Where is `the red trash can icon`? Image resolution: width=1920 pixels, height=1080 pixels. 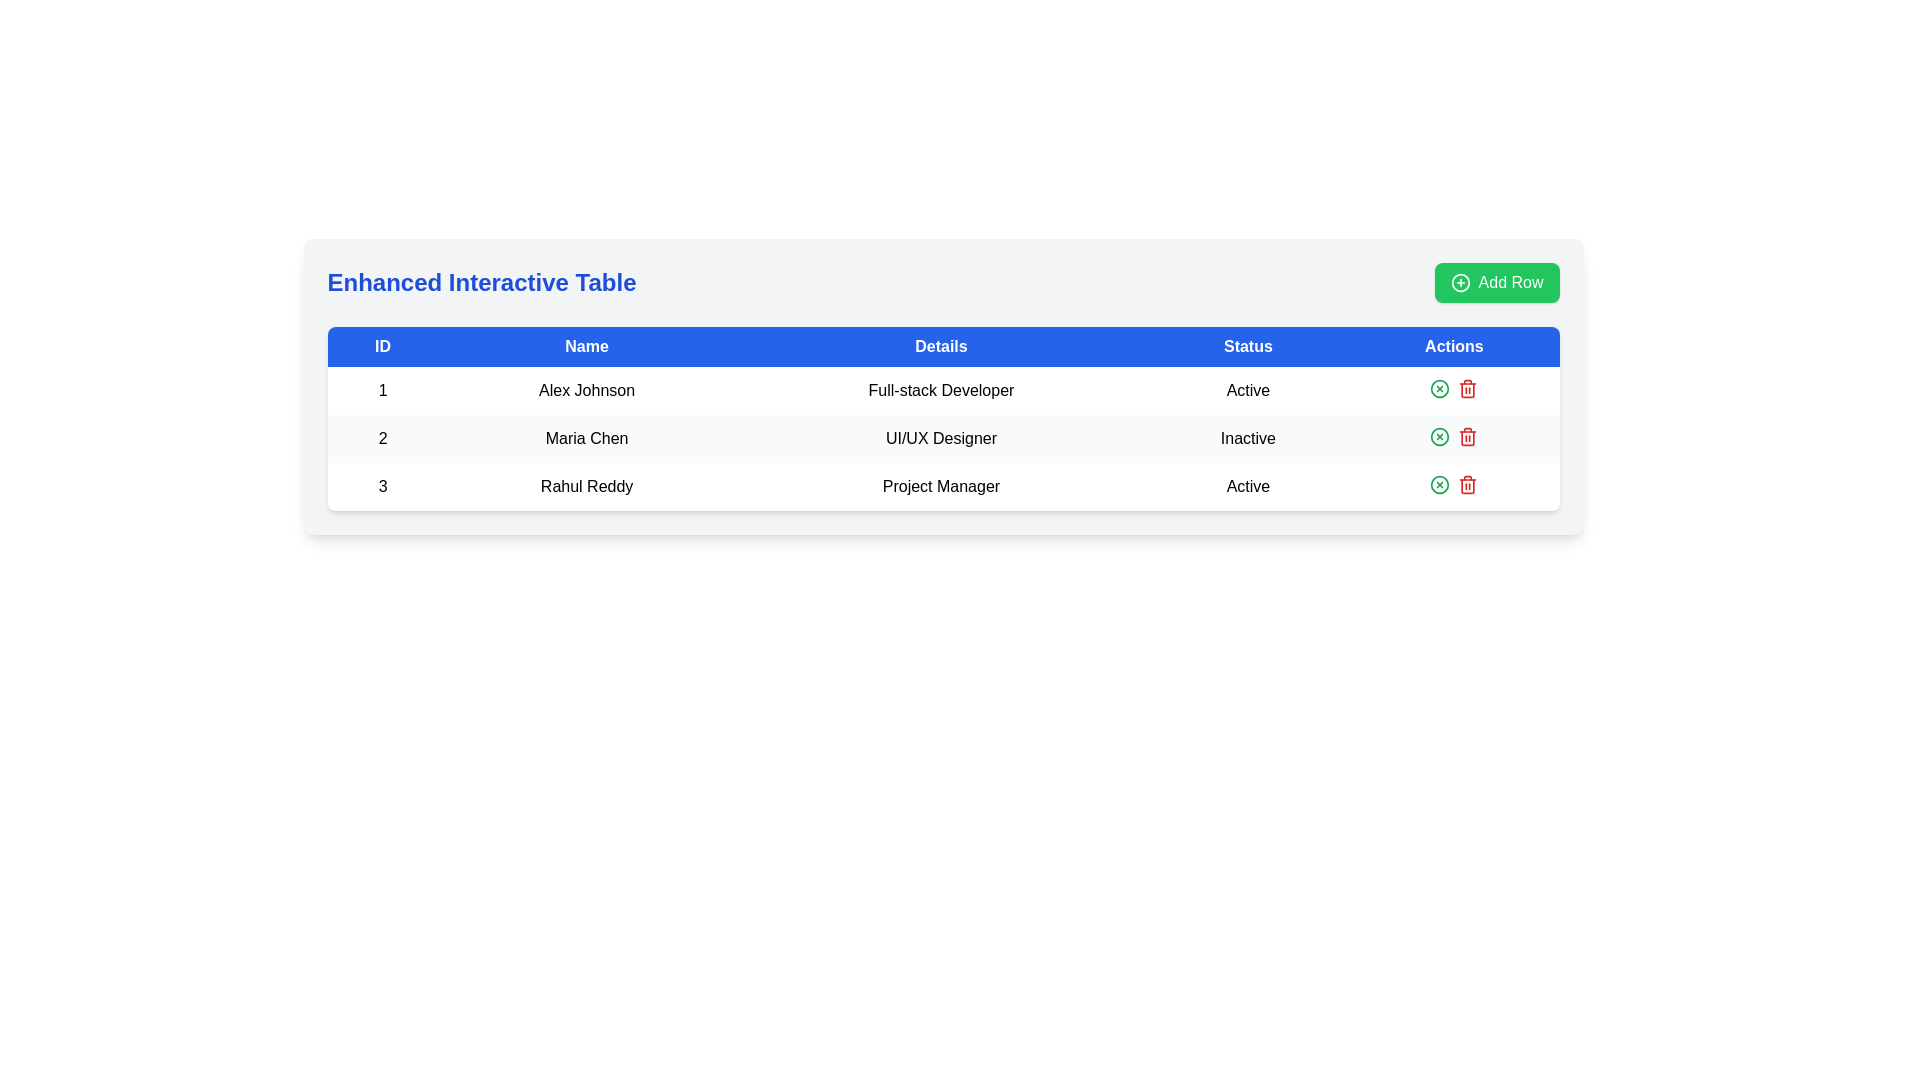 the red trash can icon is located at coordinates (1468, 435).